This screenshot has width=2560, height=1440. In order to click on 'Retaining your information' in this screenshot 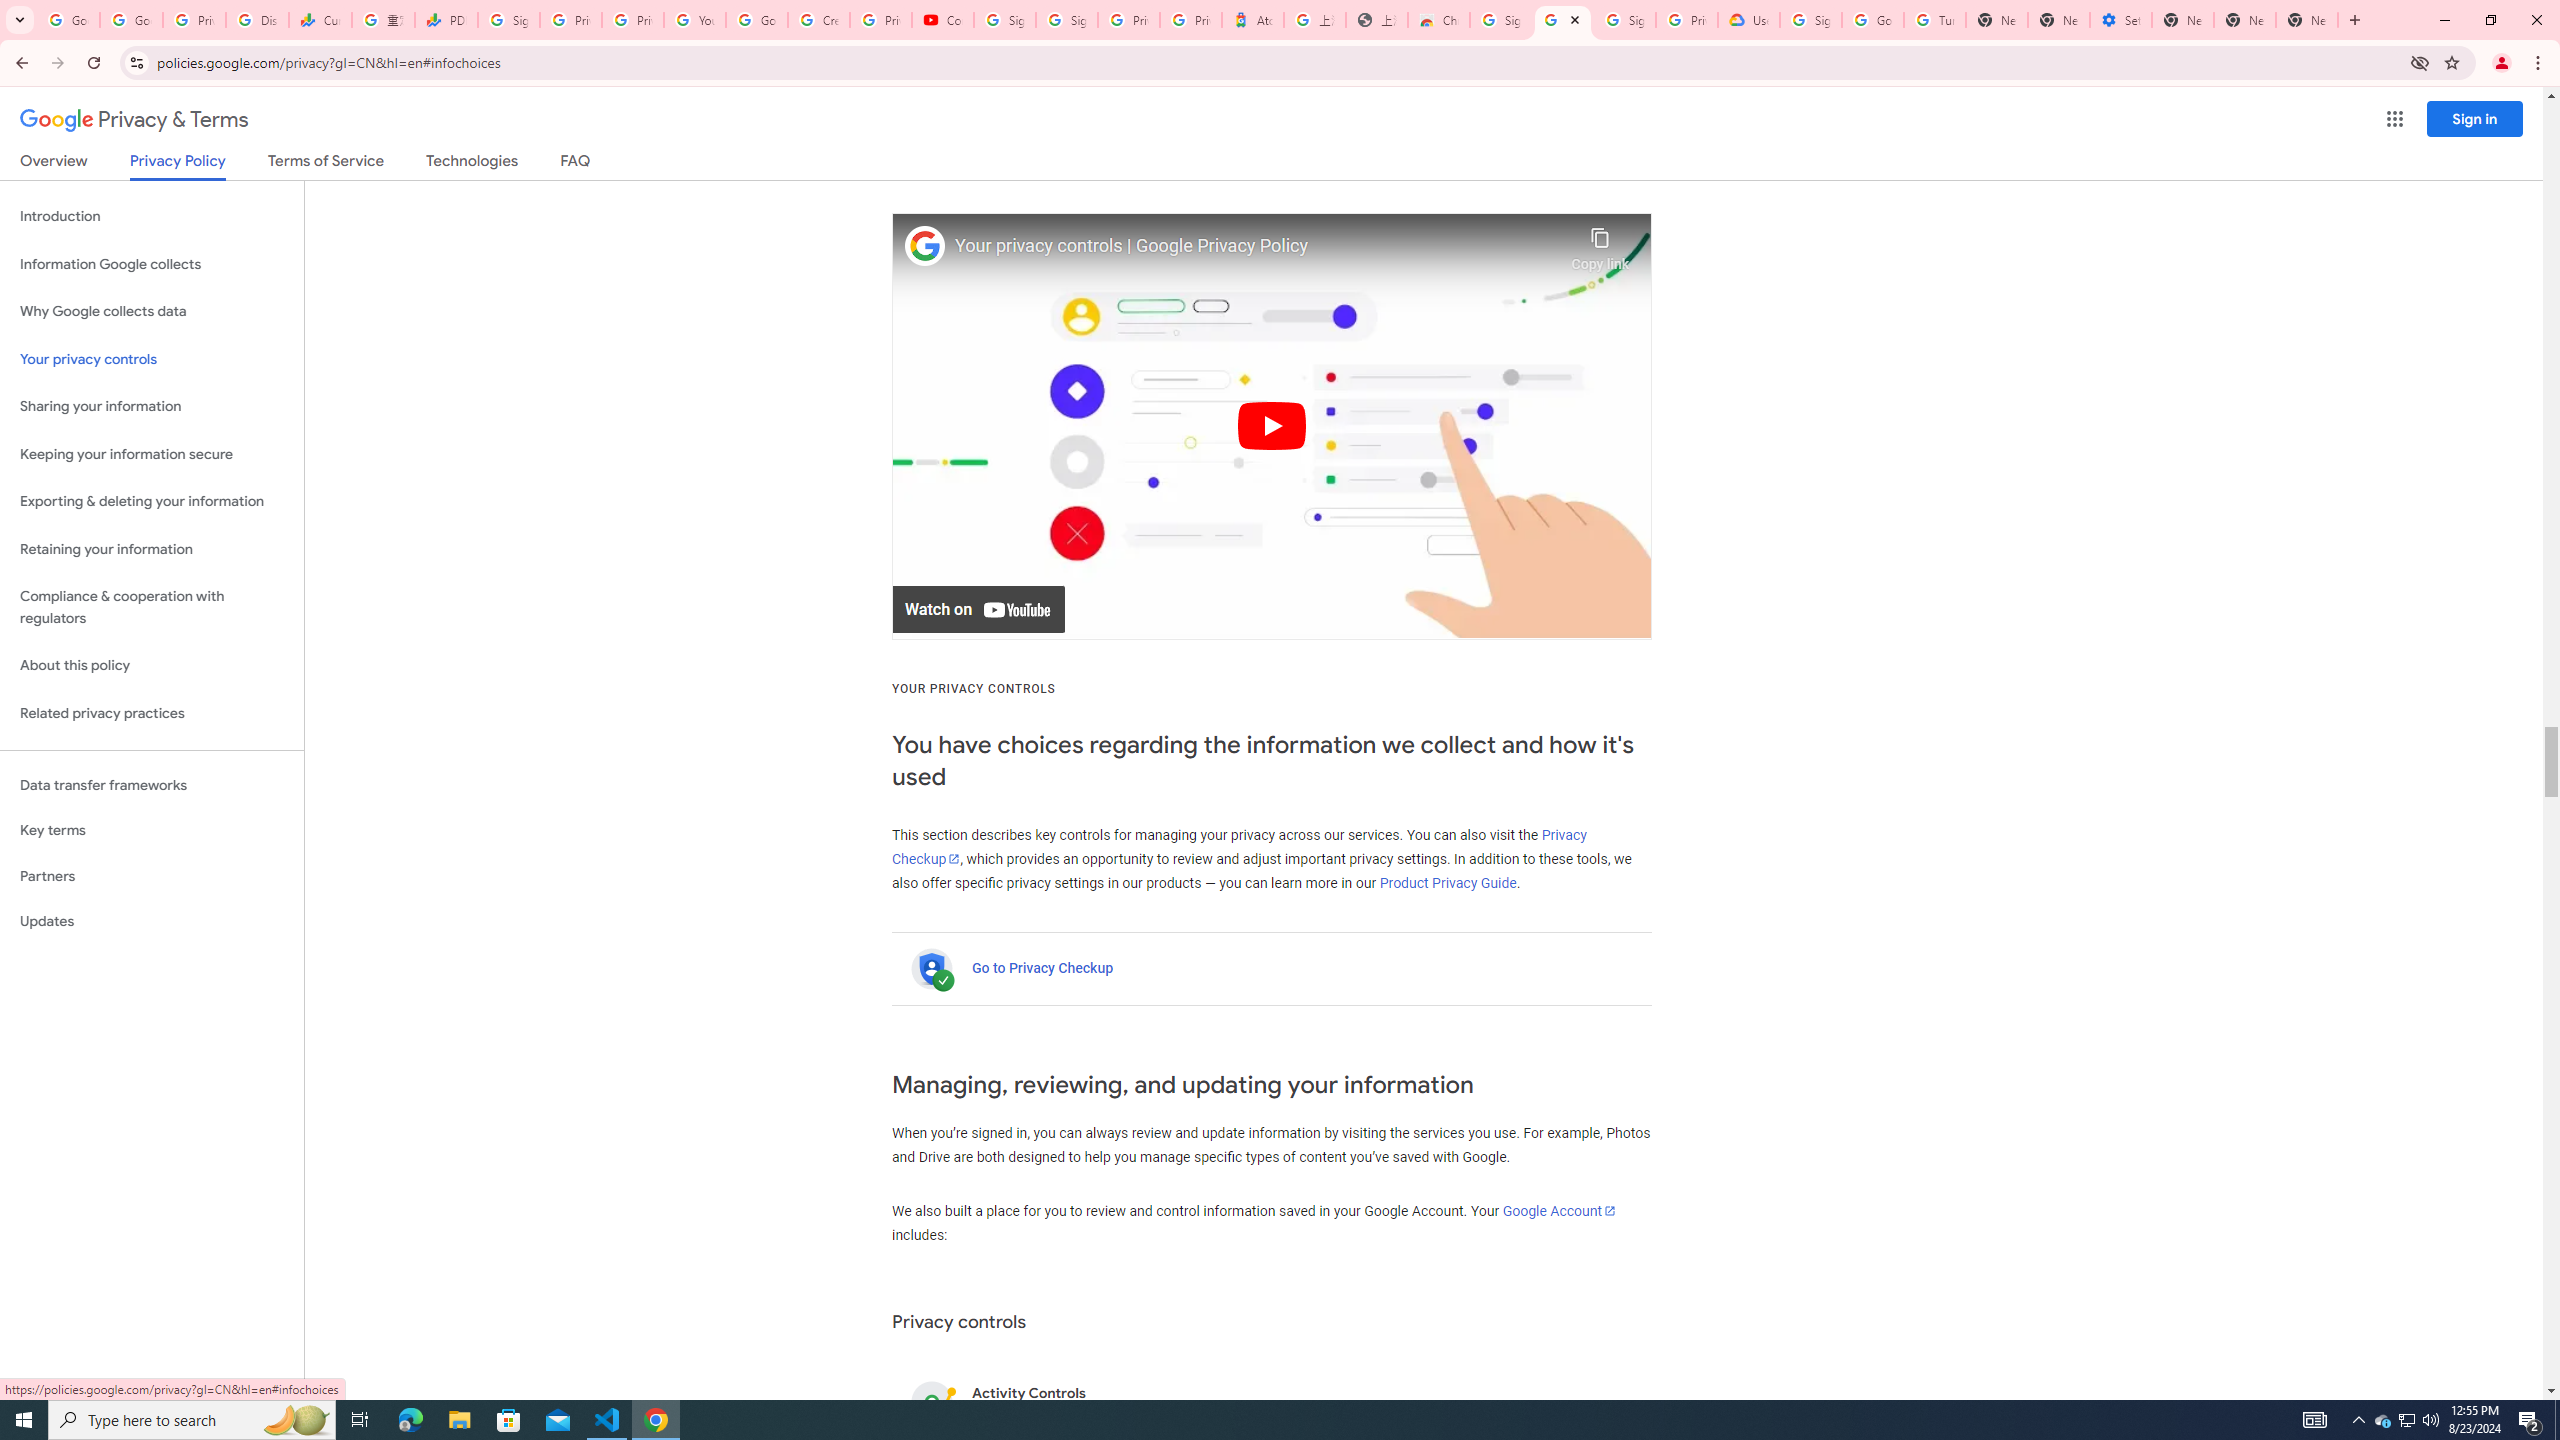, I will do `click(151, 549)`.